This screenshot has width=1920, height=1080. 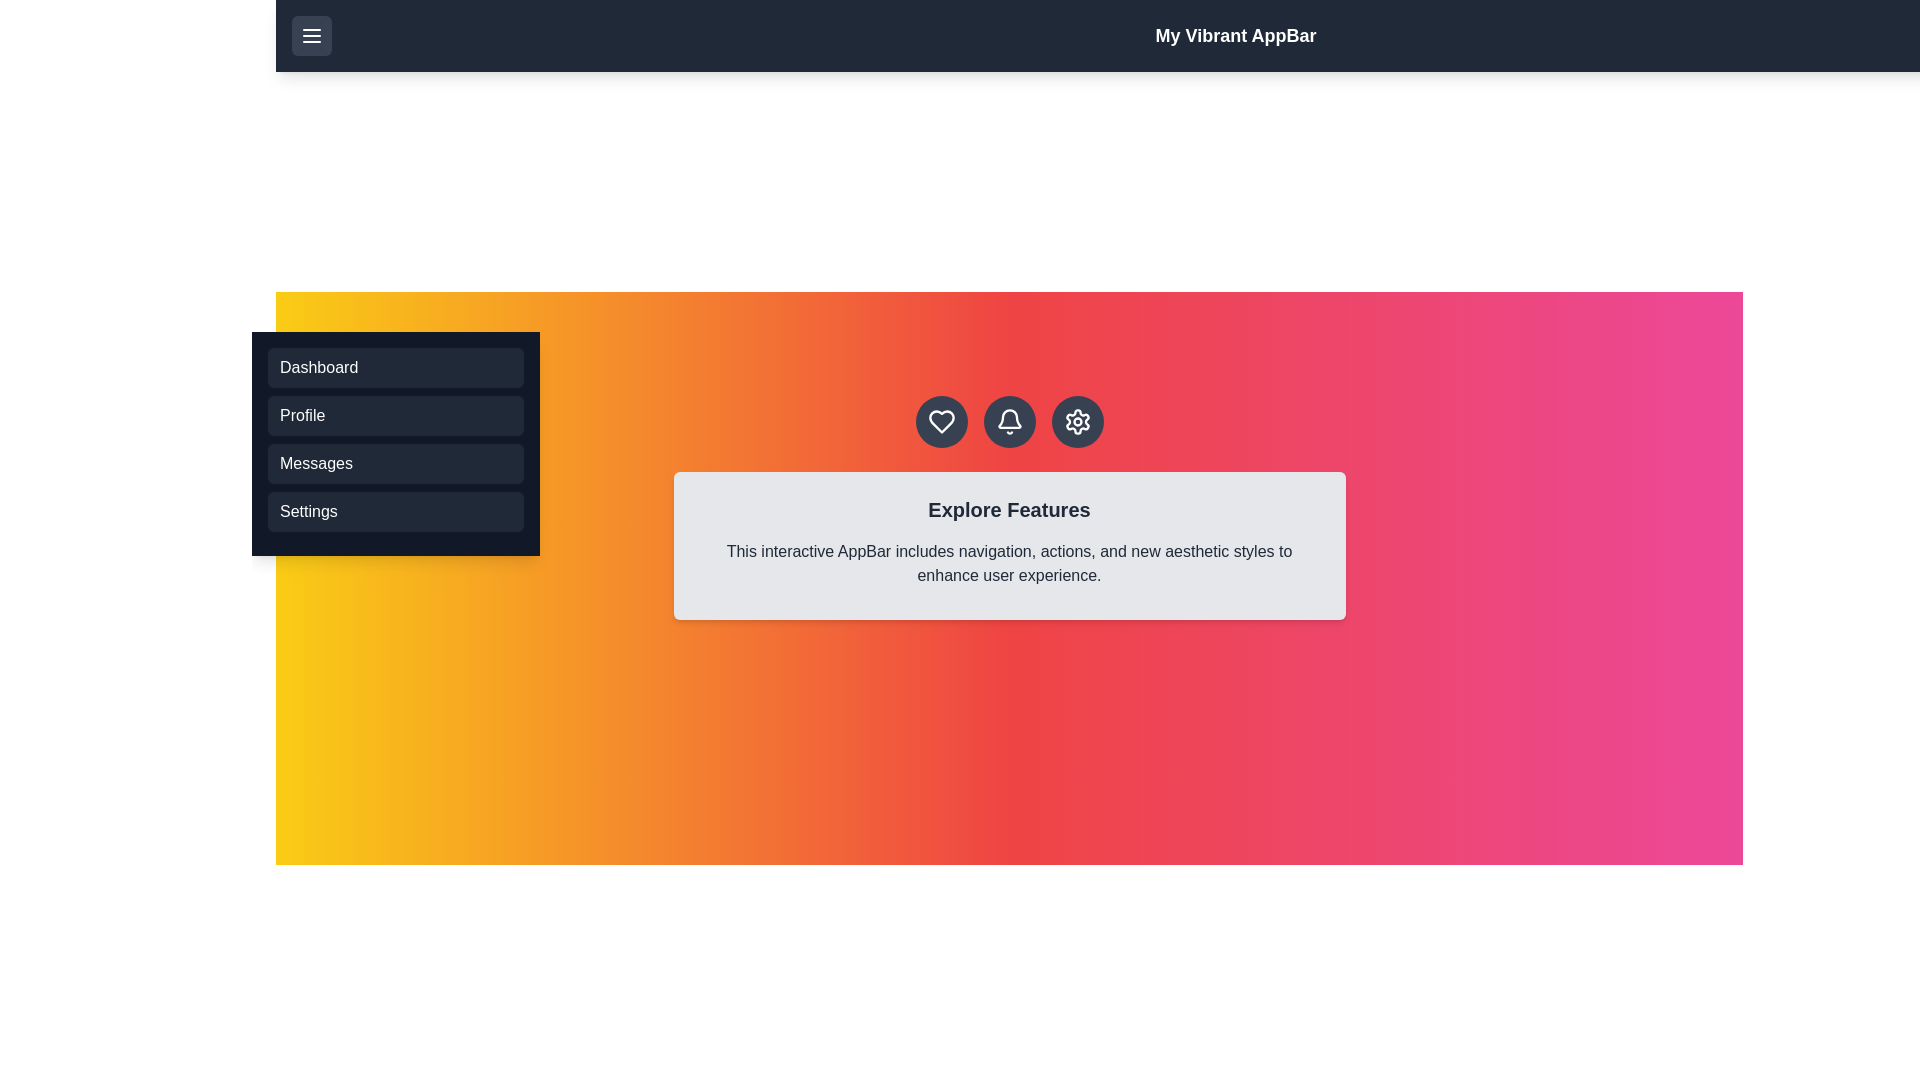 What do you see at coordinates (1009, 420) in the screenshot?
I see `the bell icon in the action bar` at bounding box center [1009, 420].